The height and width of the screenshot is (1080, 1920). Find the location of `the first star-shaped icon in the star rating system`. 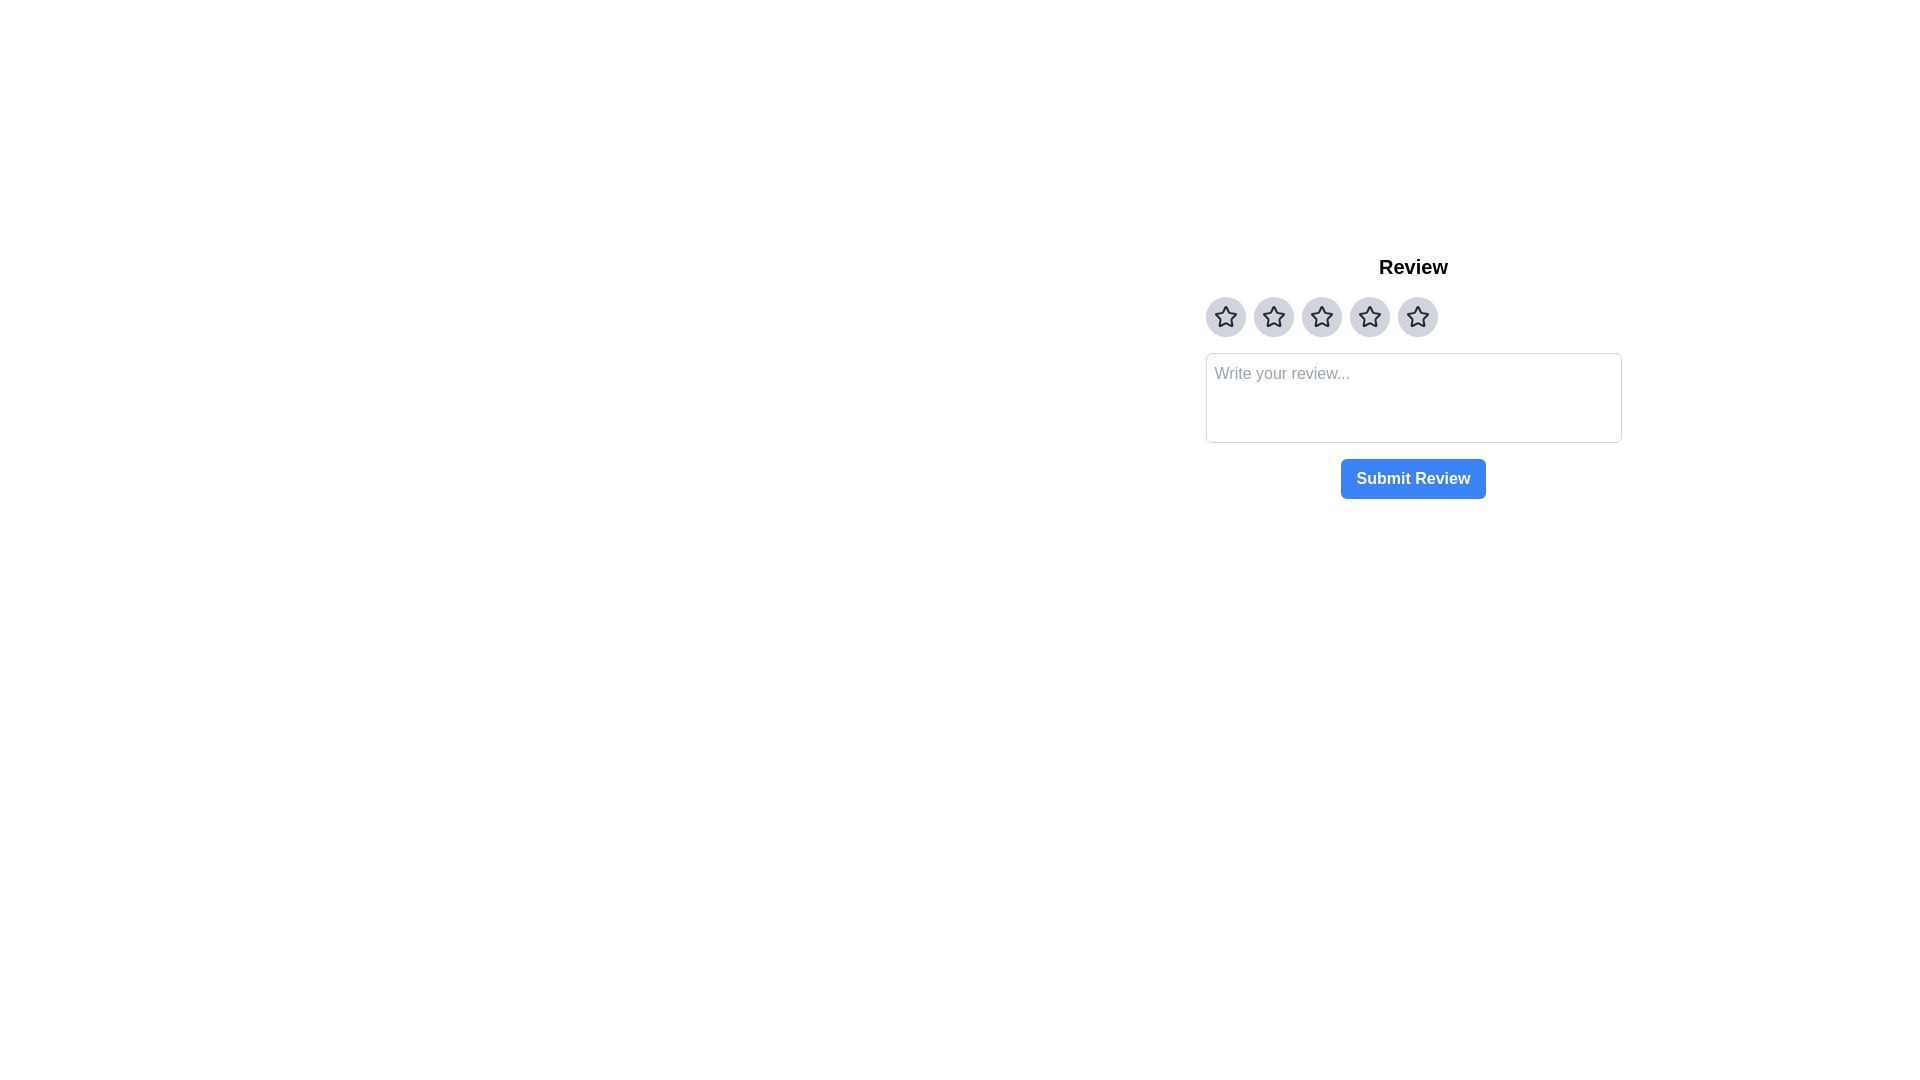

the first star-shaped icon in the star rating system is located at coordinates (1416, 315).